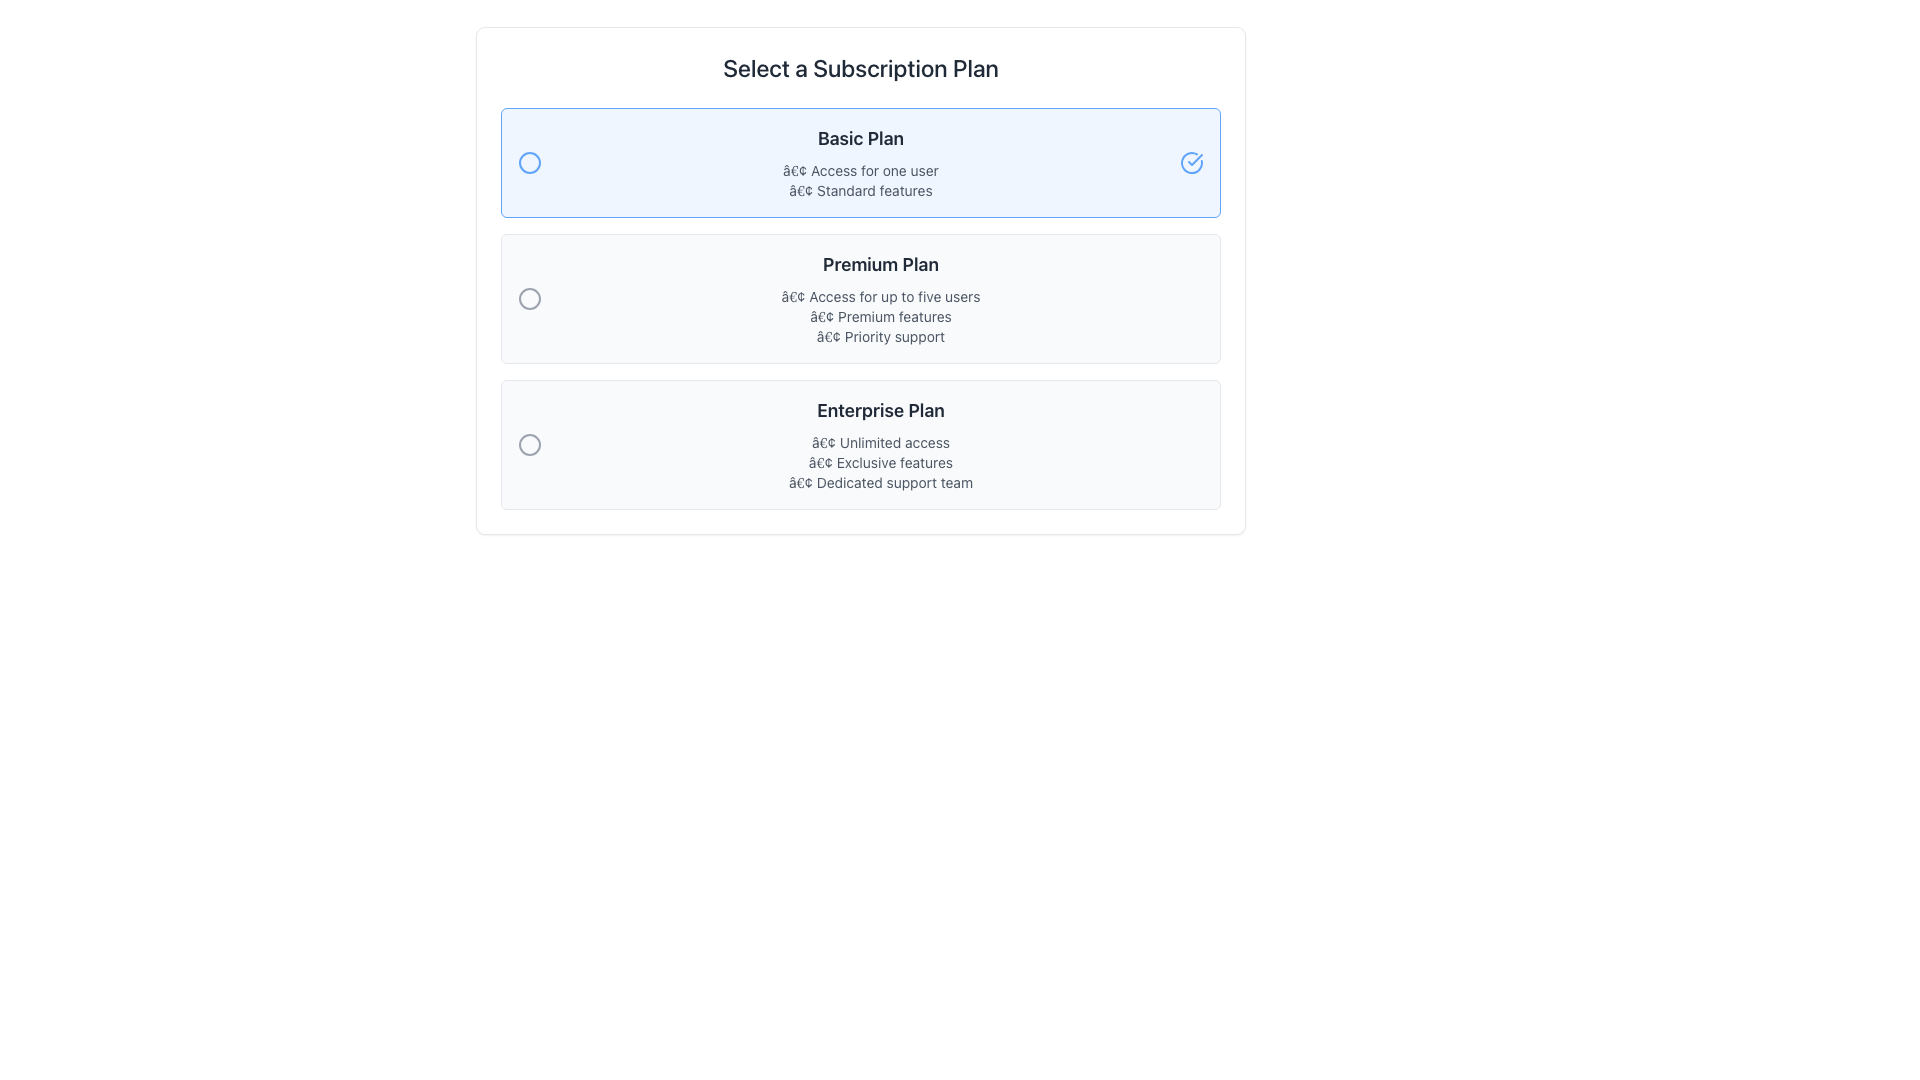 Image resolution: width=1920 pixels, height=1080 pixels. I want to click on the second subscription plan option in the grid layout, so click(860, 308).